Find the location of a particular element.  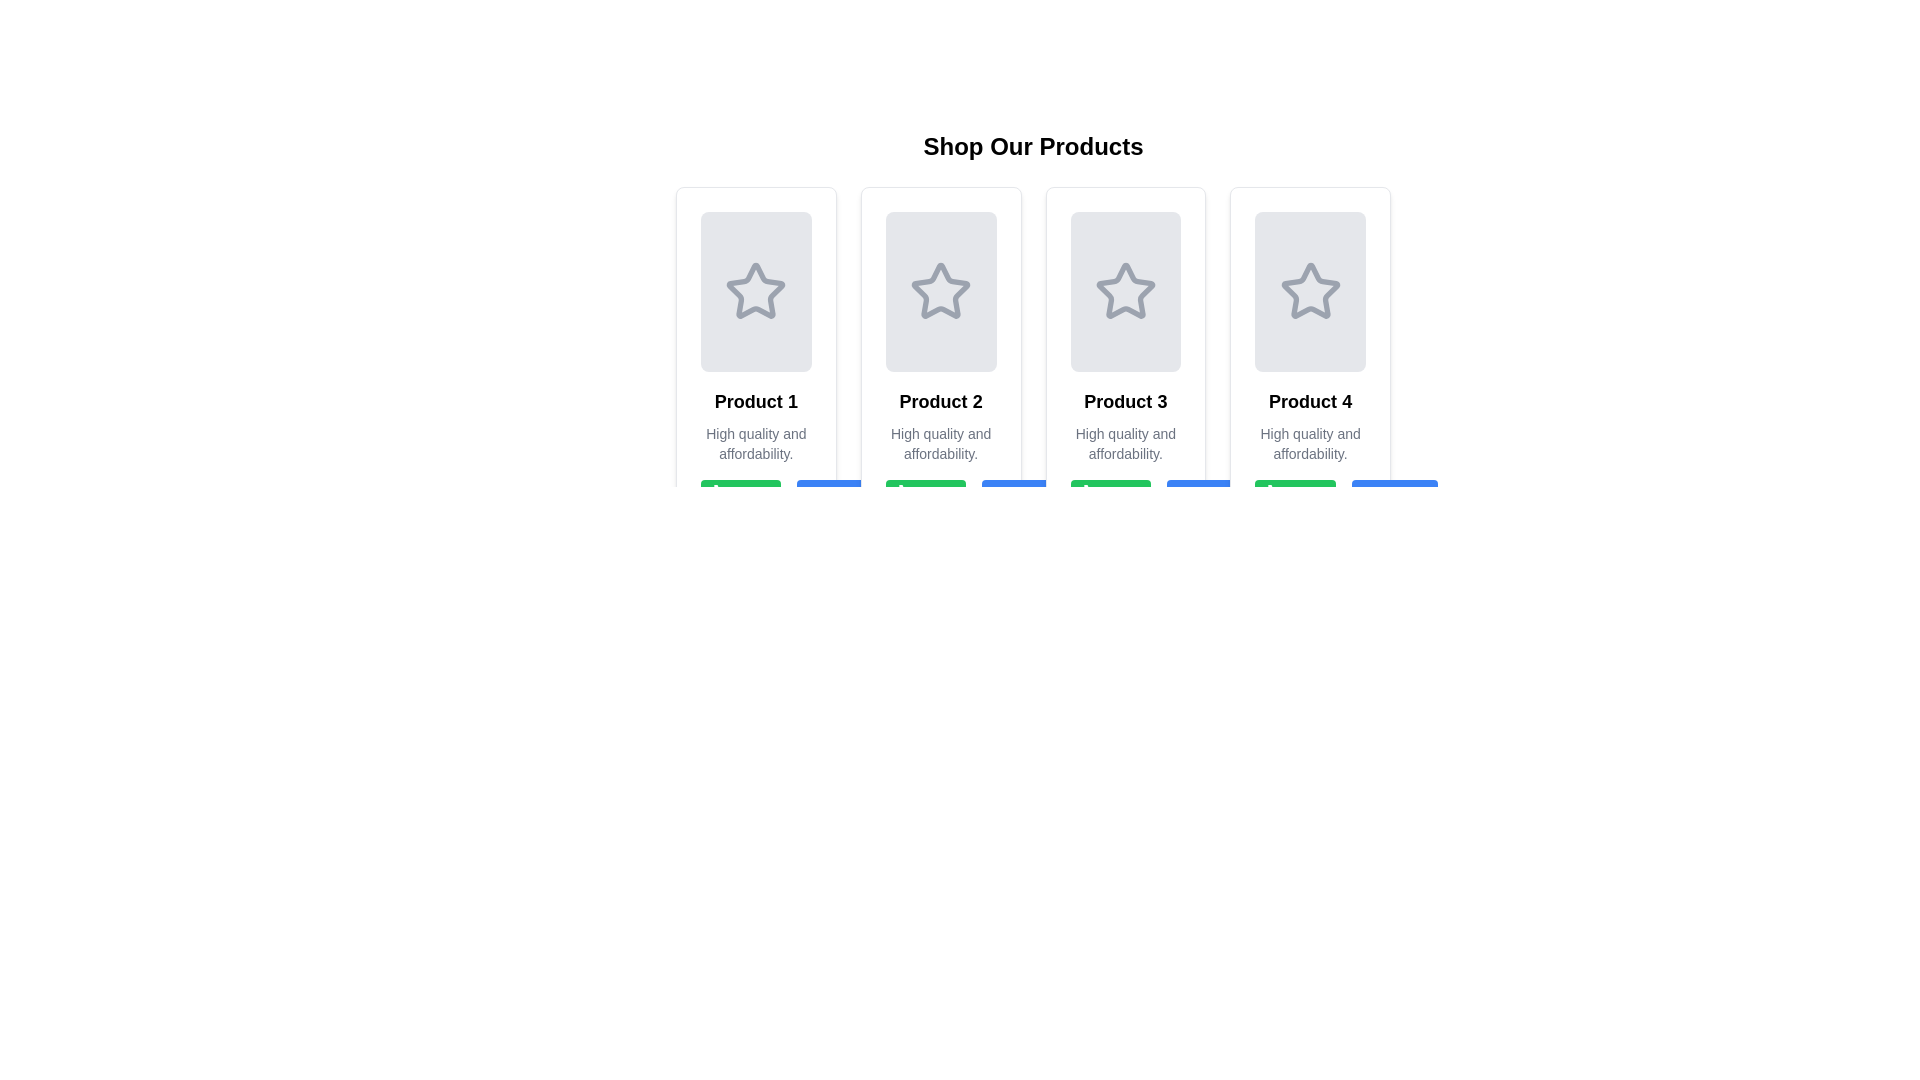

the shopping cart icon located within the green rounded button labeled 'Add', which is positioned to the left of the text 'Add' is located at coordinates (1278, 495).